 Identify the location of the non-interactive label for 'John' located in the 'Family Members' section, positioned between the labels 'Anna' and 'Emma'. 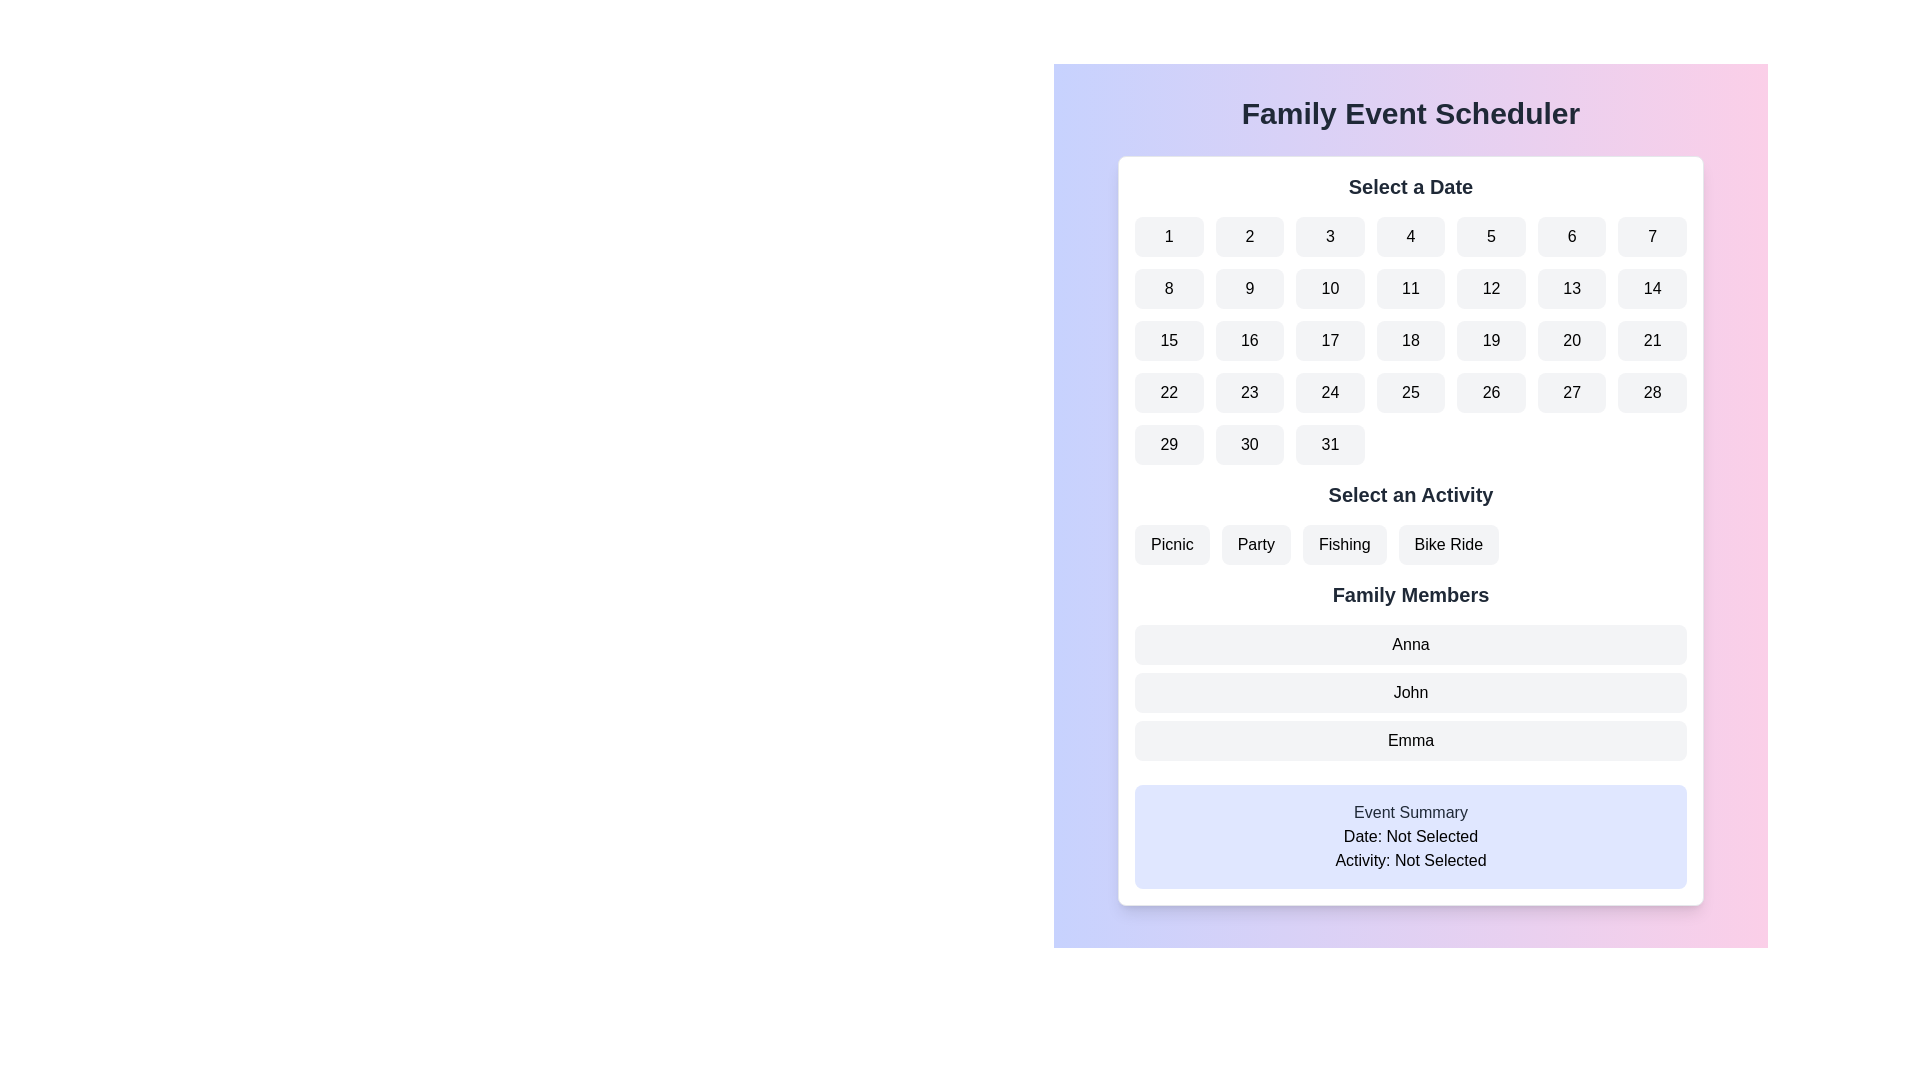
(1410, 692).